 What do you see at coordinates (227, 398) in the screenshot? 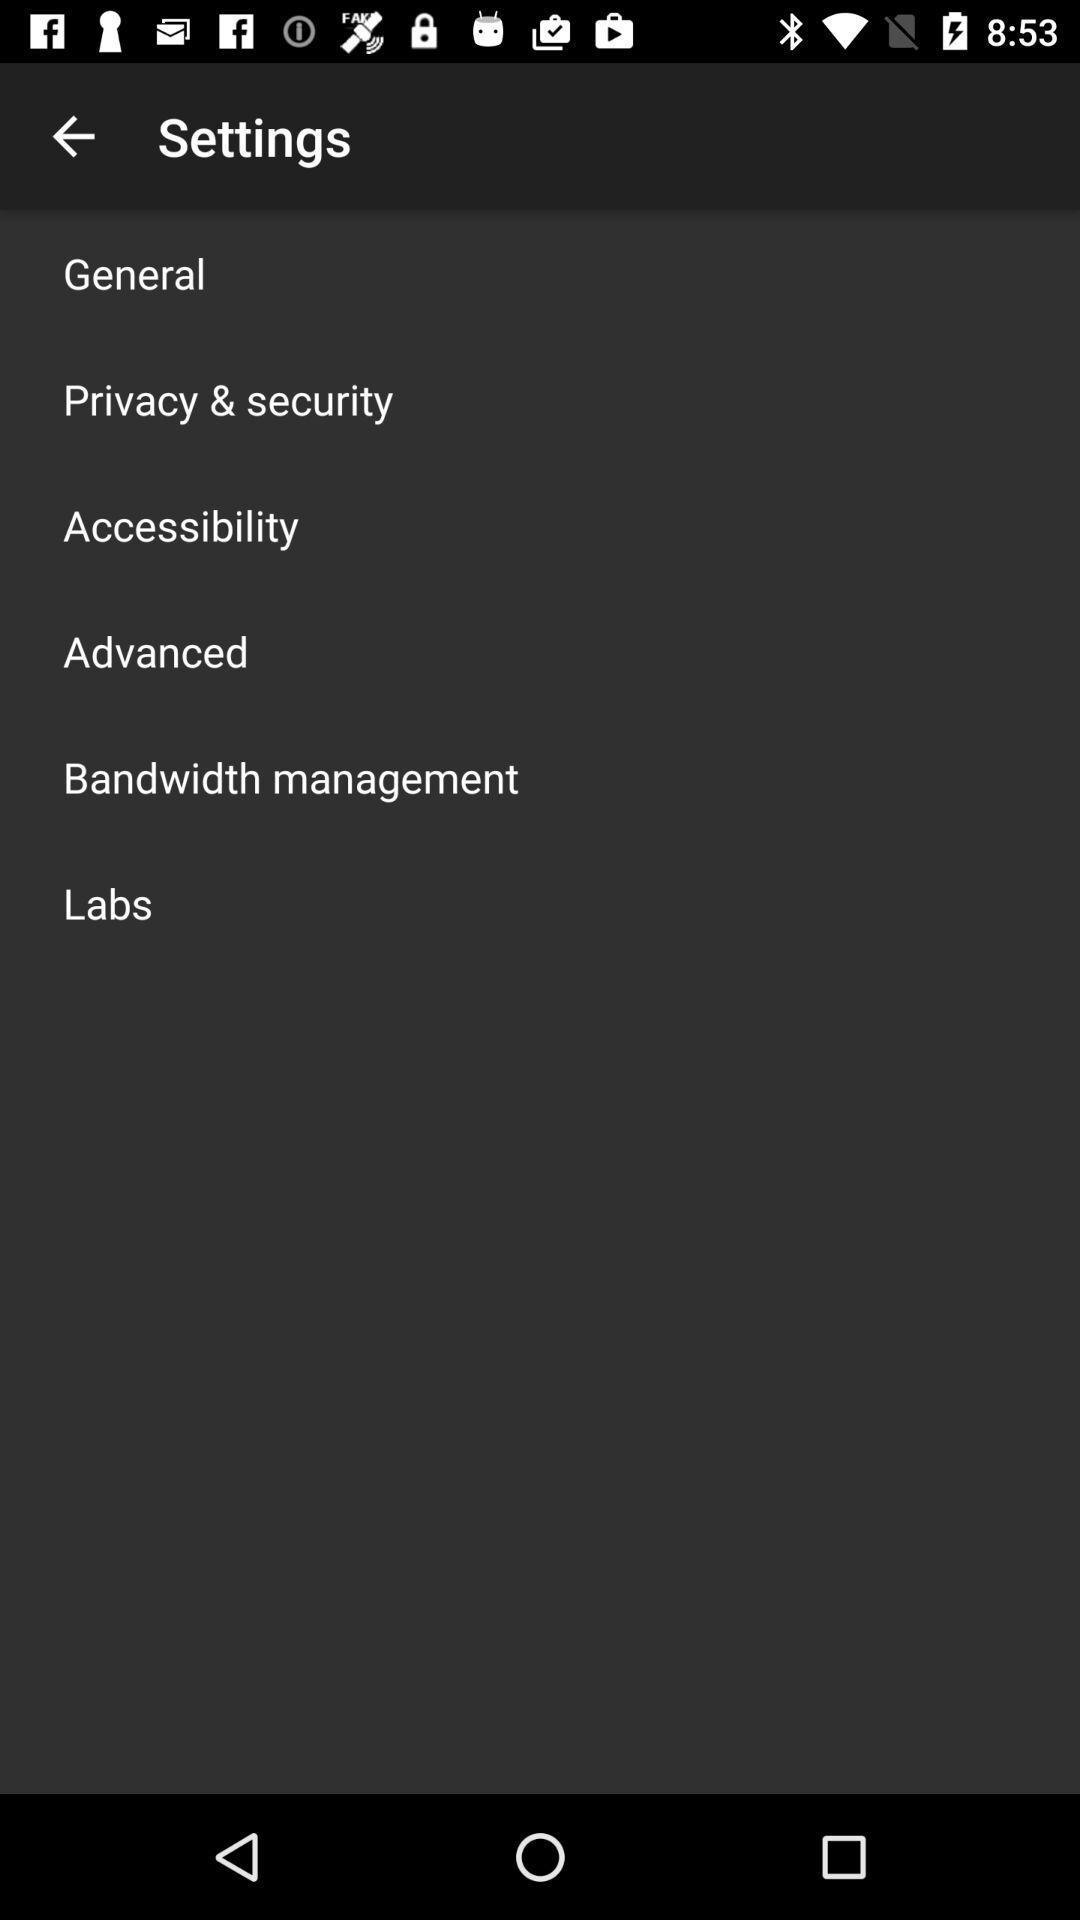
I see `the privacy & security item` at bounding box center [227, 398].